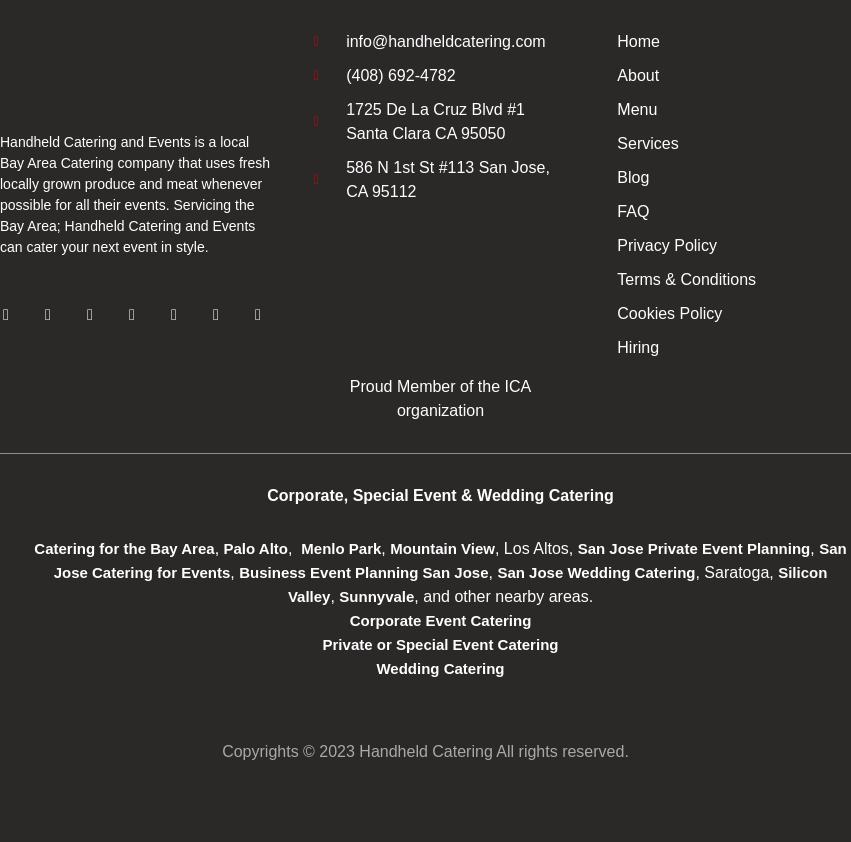  Describe the element at coordinates (636, 74) in the screenshot. I see `'About'` at that location.